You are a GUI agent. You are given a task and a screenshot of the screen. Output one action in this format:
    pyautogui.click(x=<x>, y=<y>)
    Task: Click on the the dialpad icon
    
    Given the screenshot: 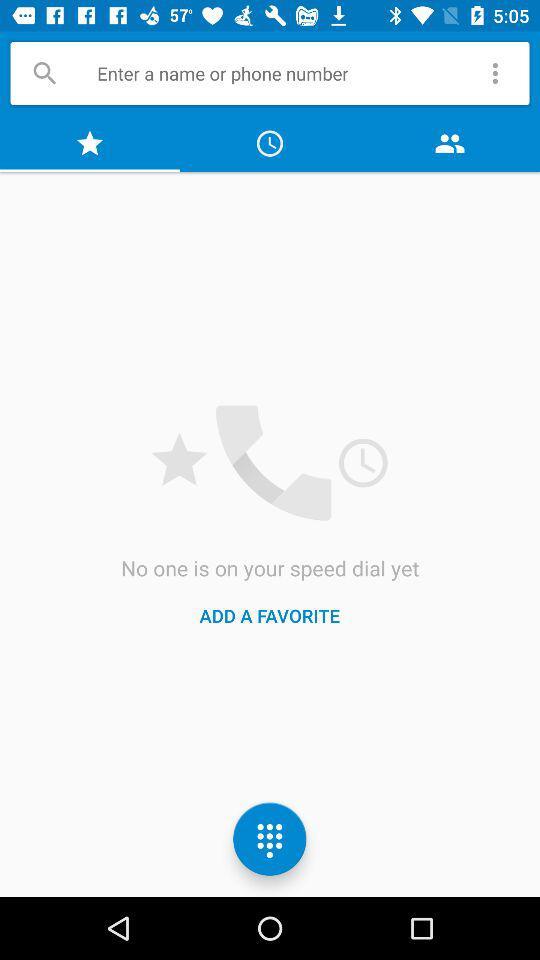 What is the action you would take?
    pyautogui.click(x=270, y=839)
    